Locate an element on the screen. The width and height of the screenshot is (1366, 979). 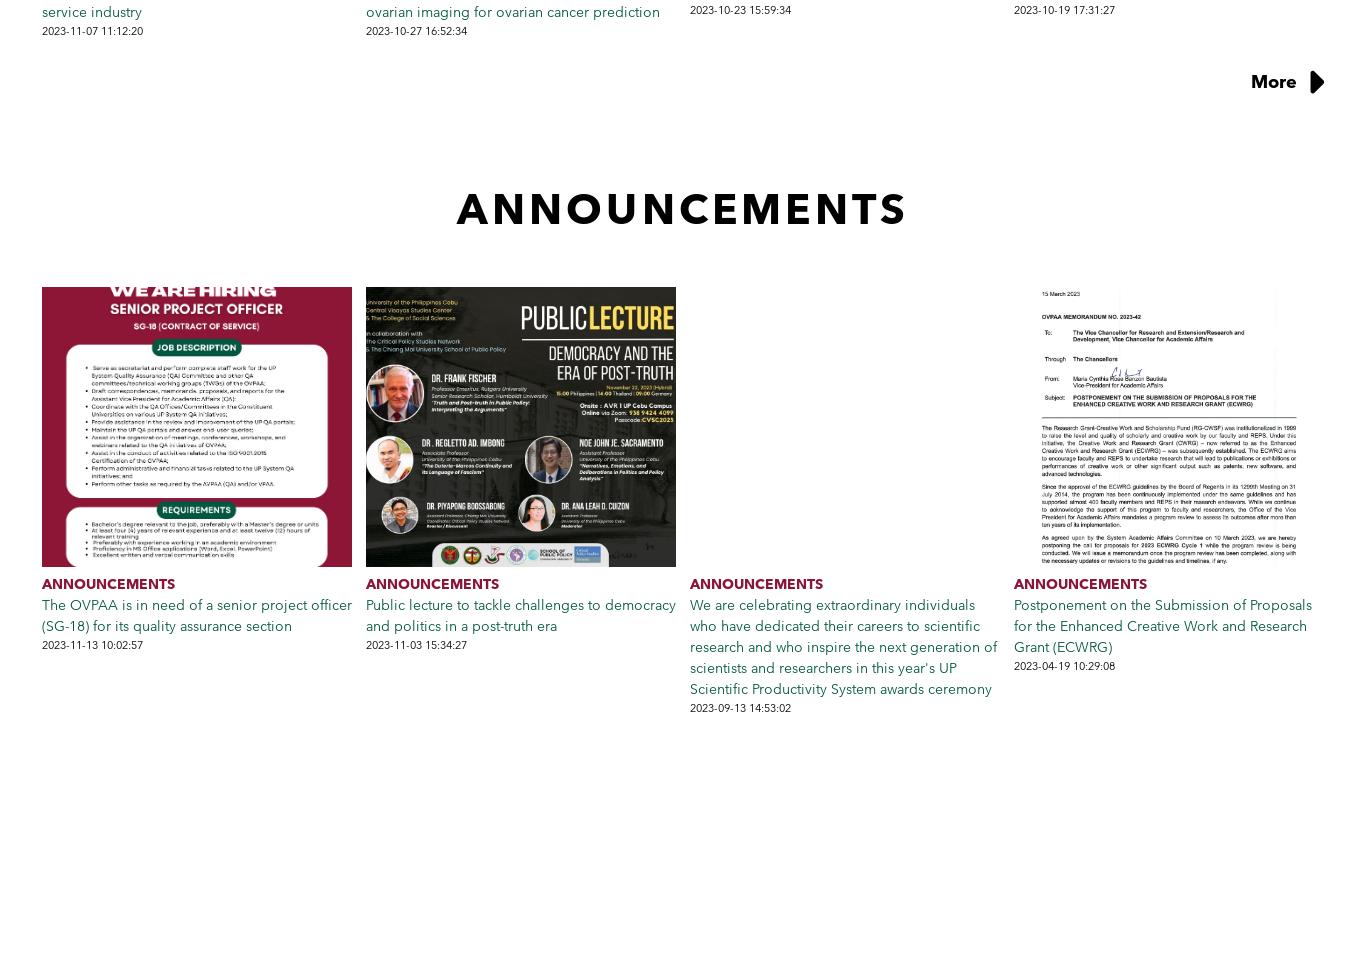
'2023-11-13 10:02:57' is located at coordinates (92, 642).